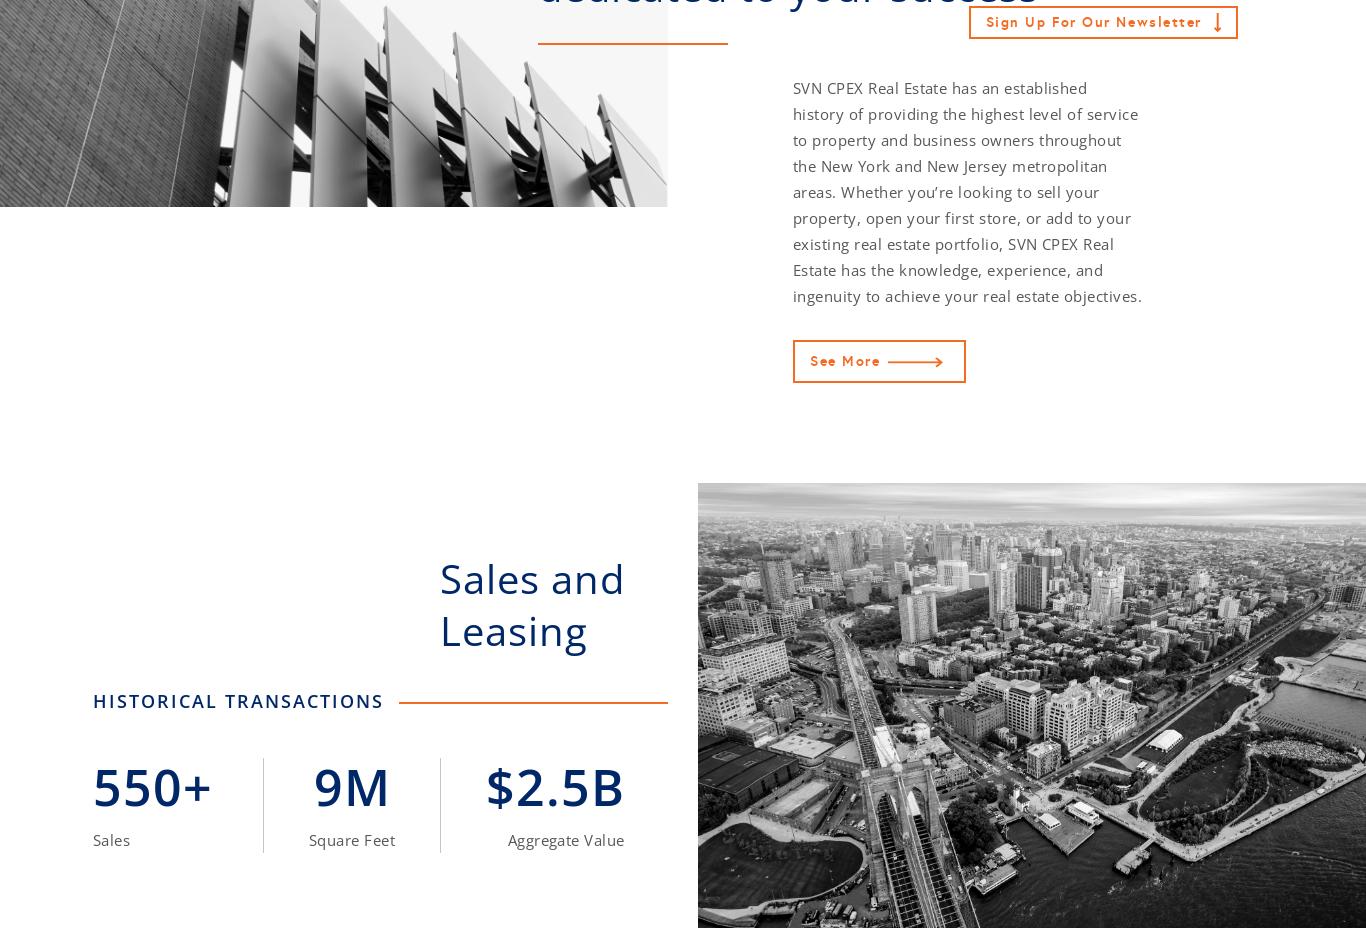 The image size is (1366, 946). I want to click on '2.5', so click(552, 785).